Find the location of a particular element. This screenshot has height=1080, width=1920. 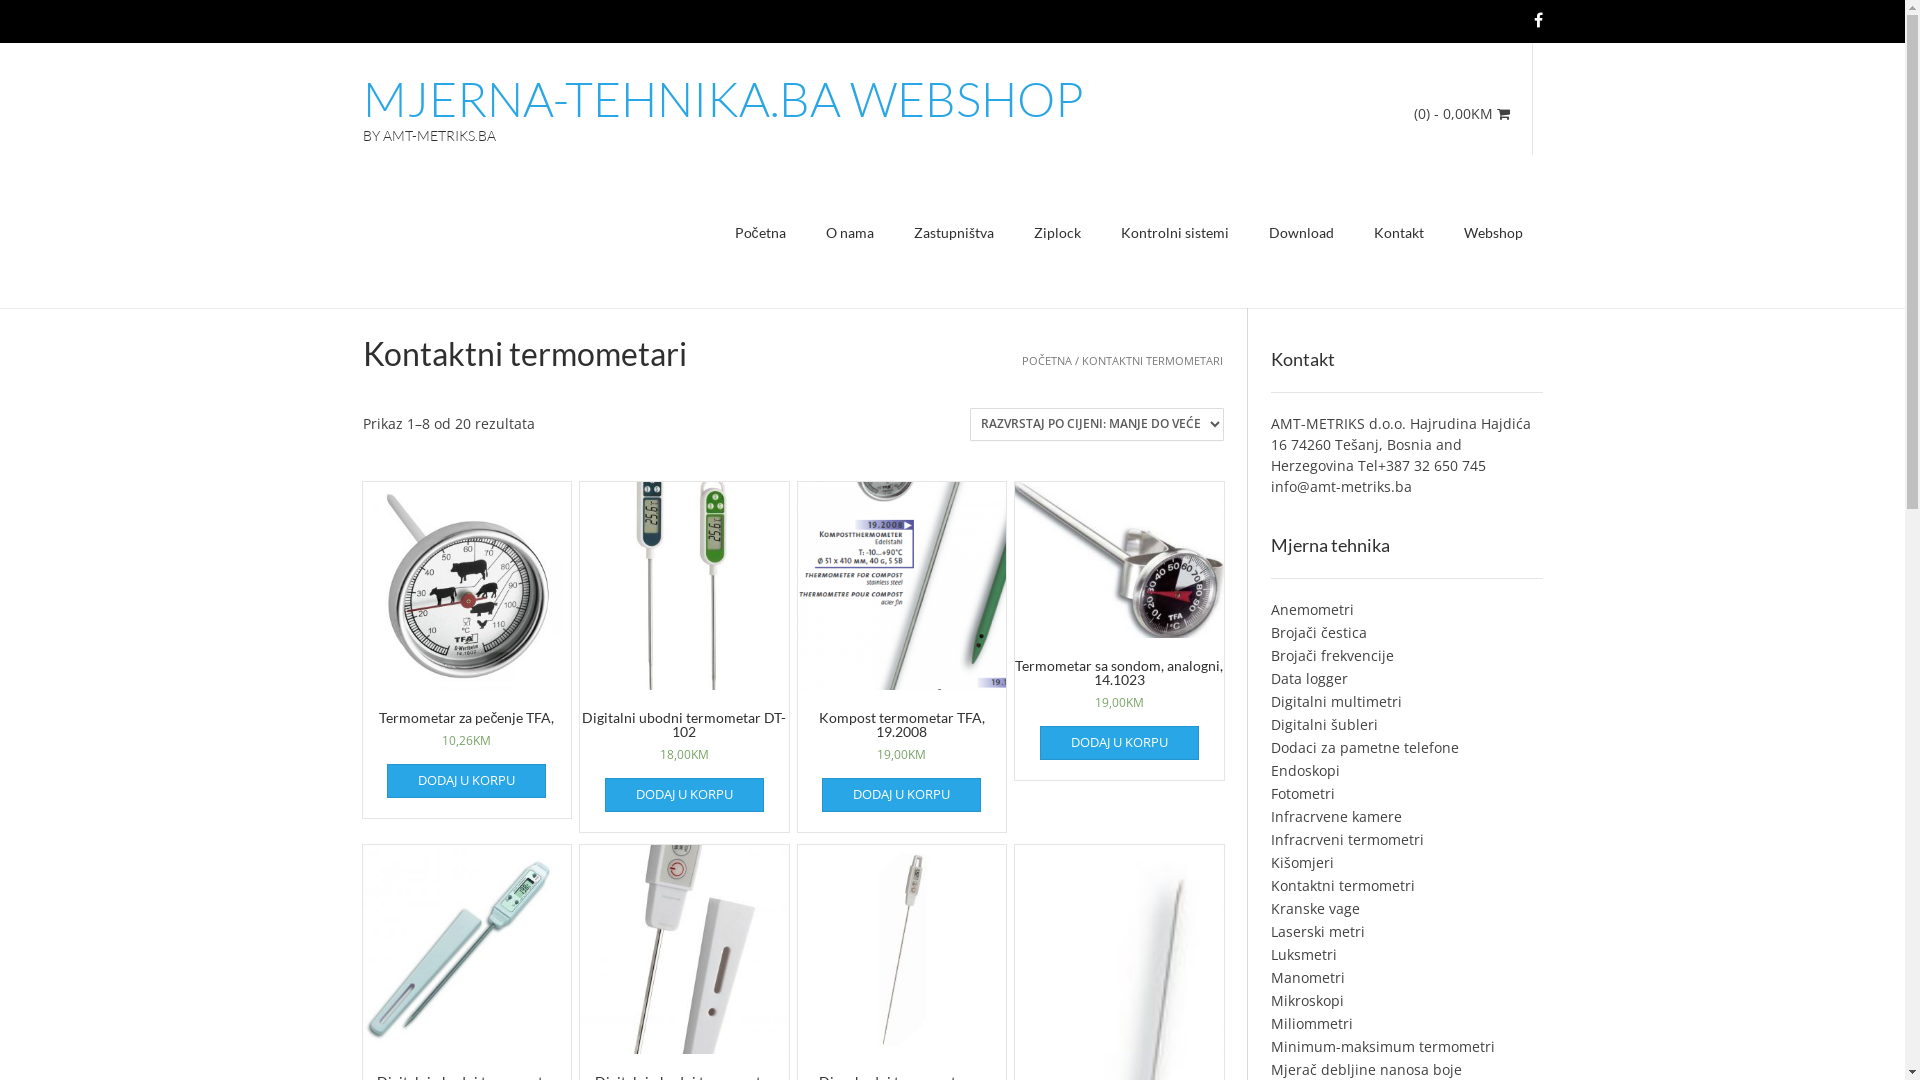

'Webshop' is located at coordinates (1493, 234).